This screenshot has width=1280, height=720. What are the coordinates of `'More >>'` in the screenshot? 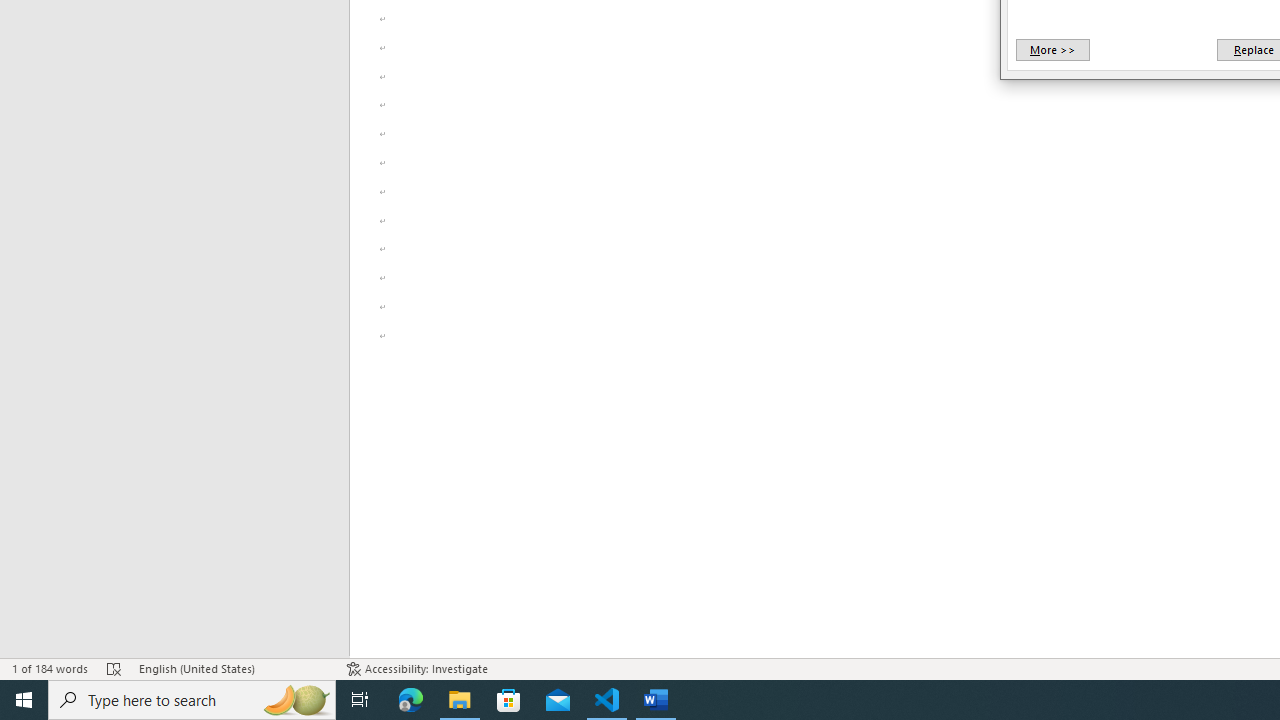 It's located at (1051, 49).